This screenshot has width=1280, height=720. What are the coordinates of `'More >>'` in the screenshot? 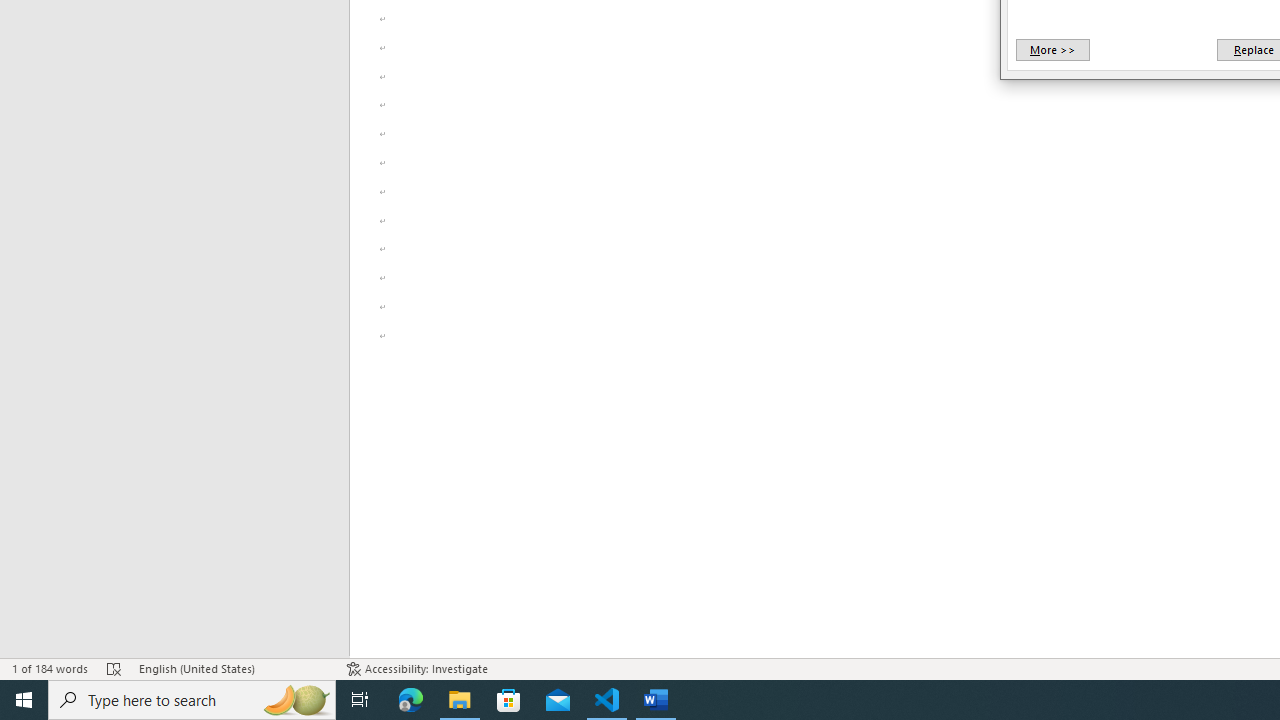 It's located at (1051, 49).